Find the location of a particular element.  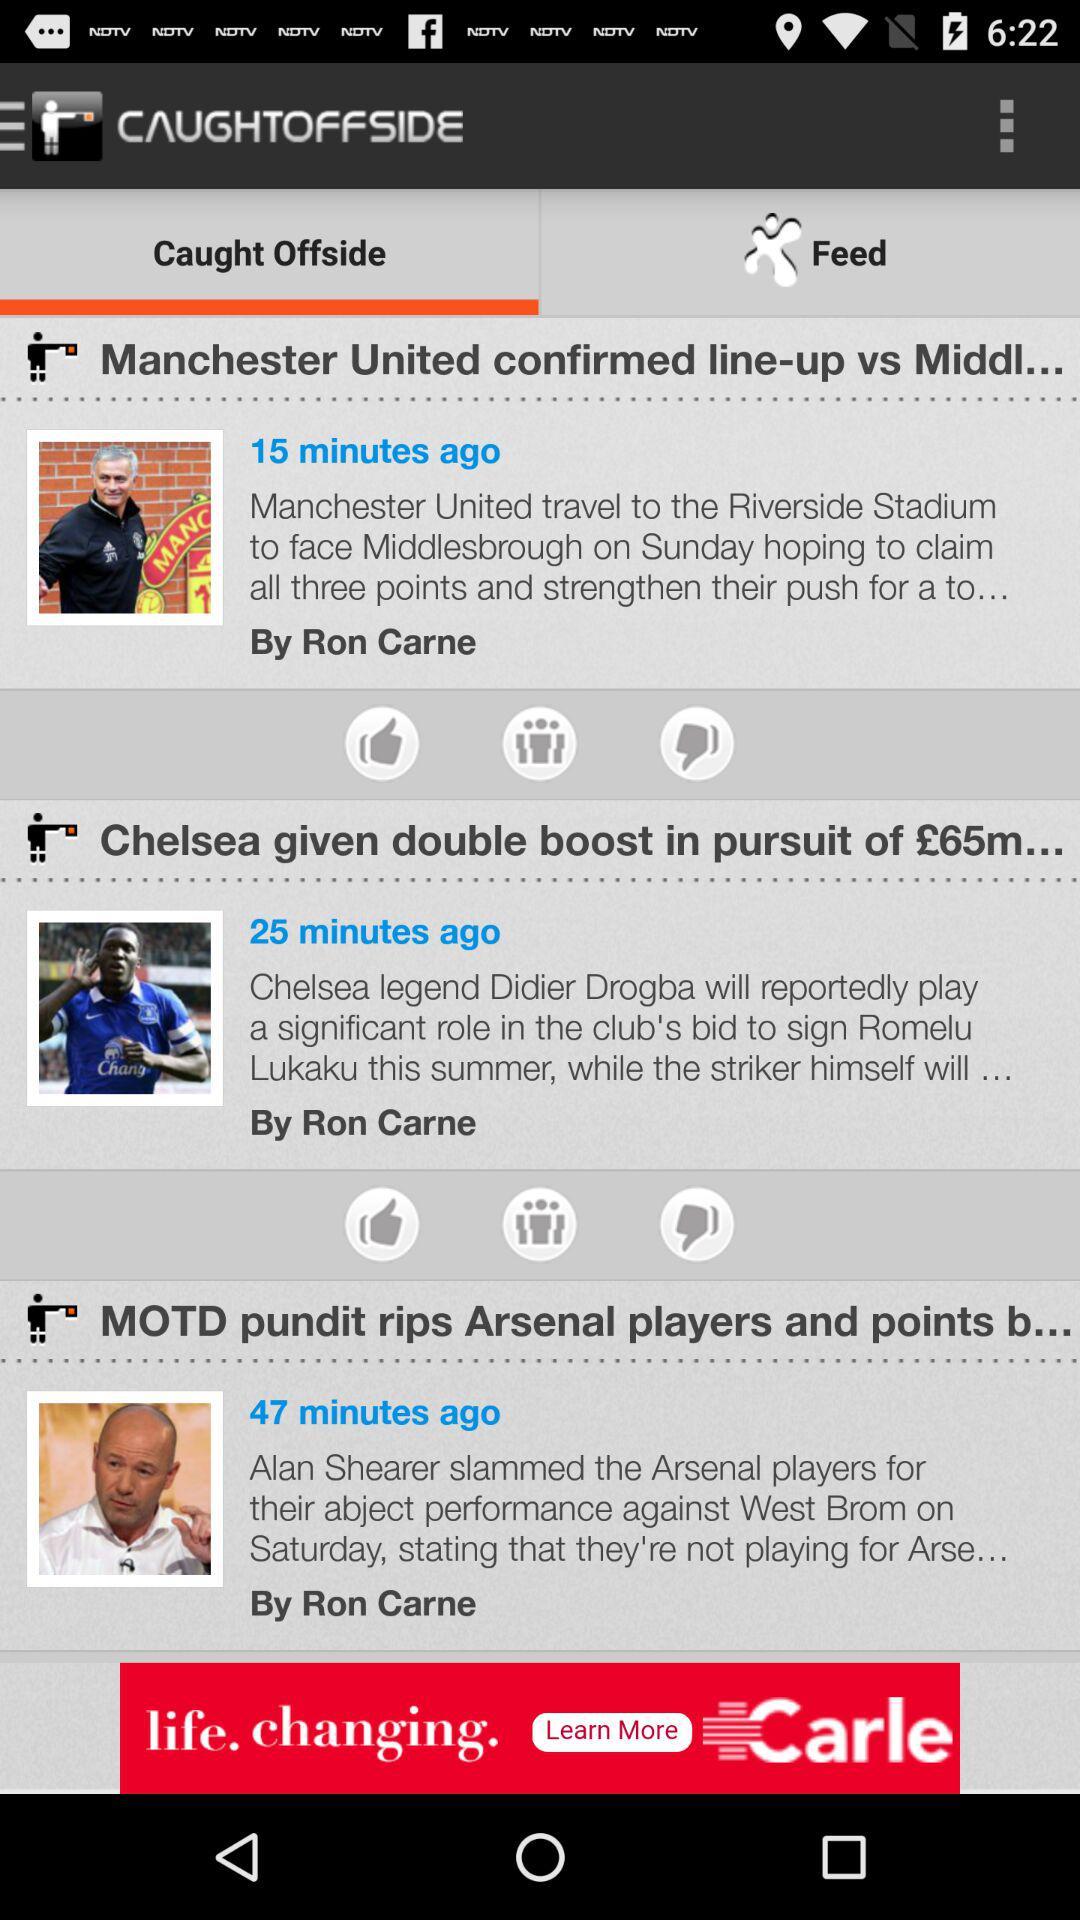

friendlist is located at coordinates (538, 1223).